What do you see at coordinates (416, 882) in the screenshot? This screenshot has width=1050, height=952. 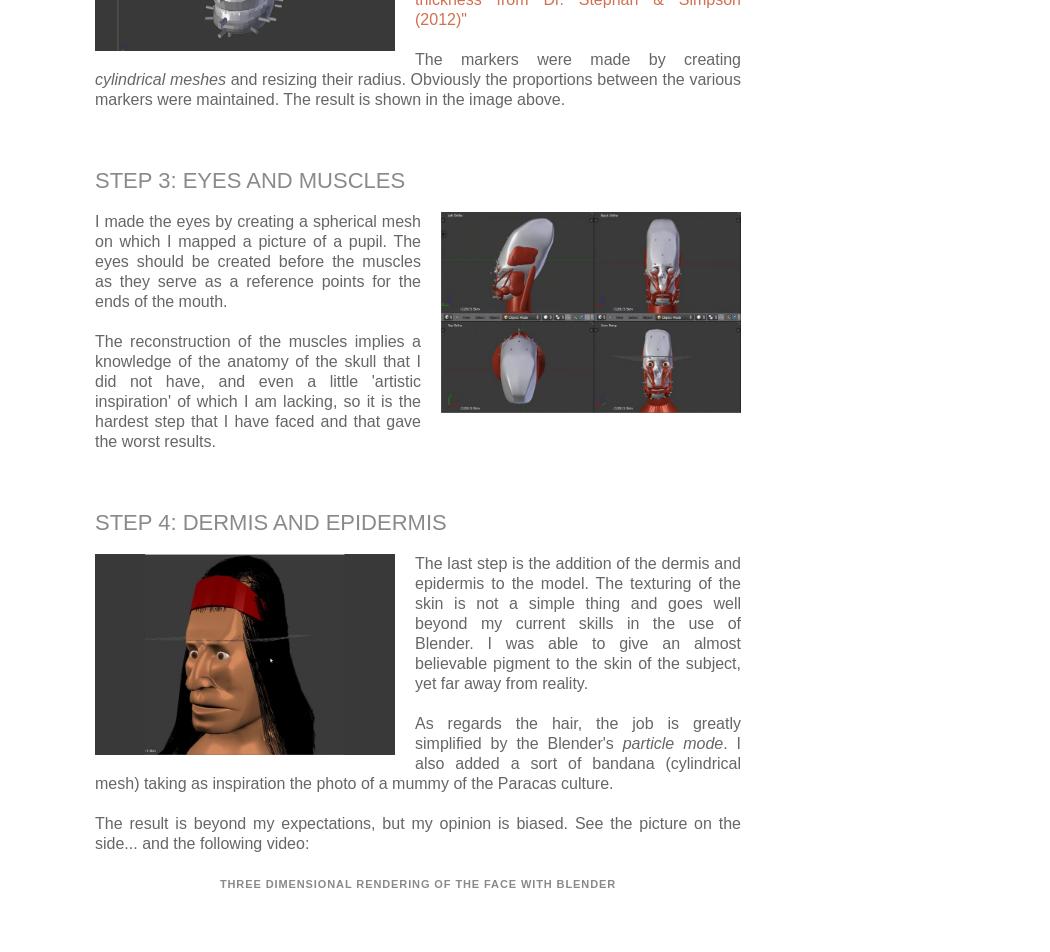 I see `'Three dimensional rendering of the face with Blender'` at bounding box center [416, 882].